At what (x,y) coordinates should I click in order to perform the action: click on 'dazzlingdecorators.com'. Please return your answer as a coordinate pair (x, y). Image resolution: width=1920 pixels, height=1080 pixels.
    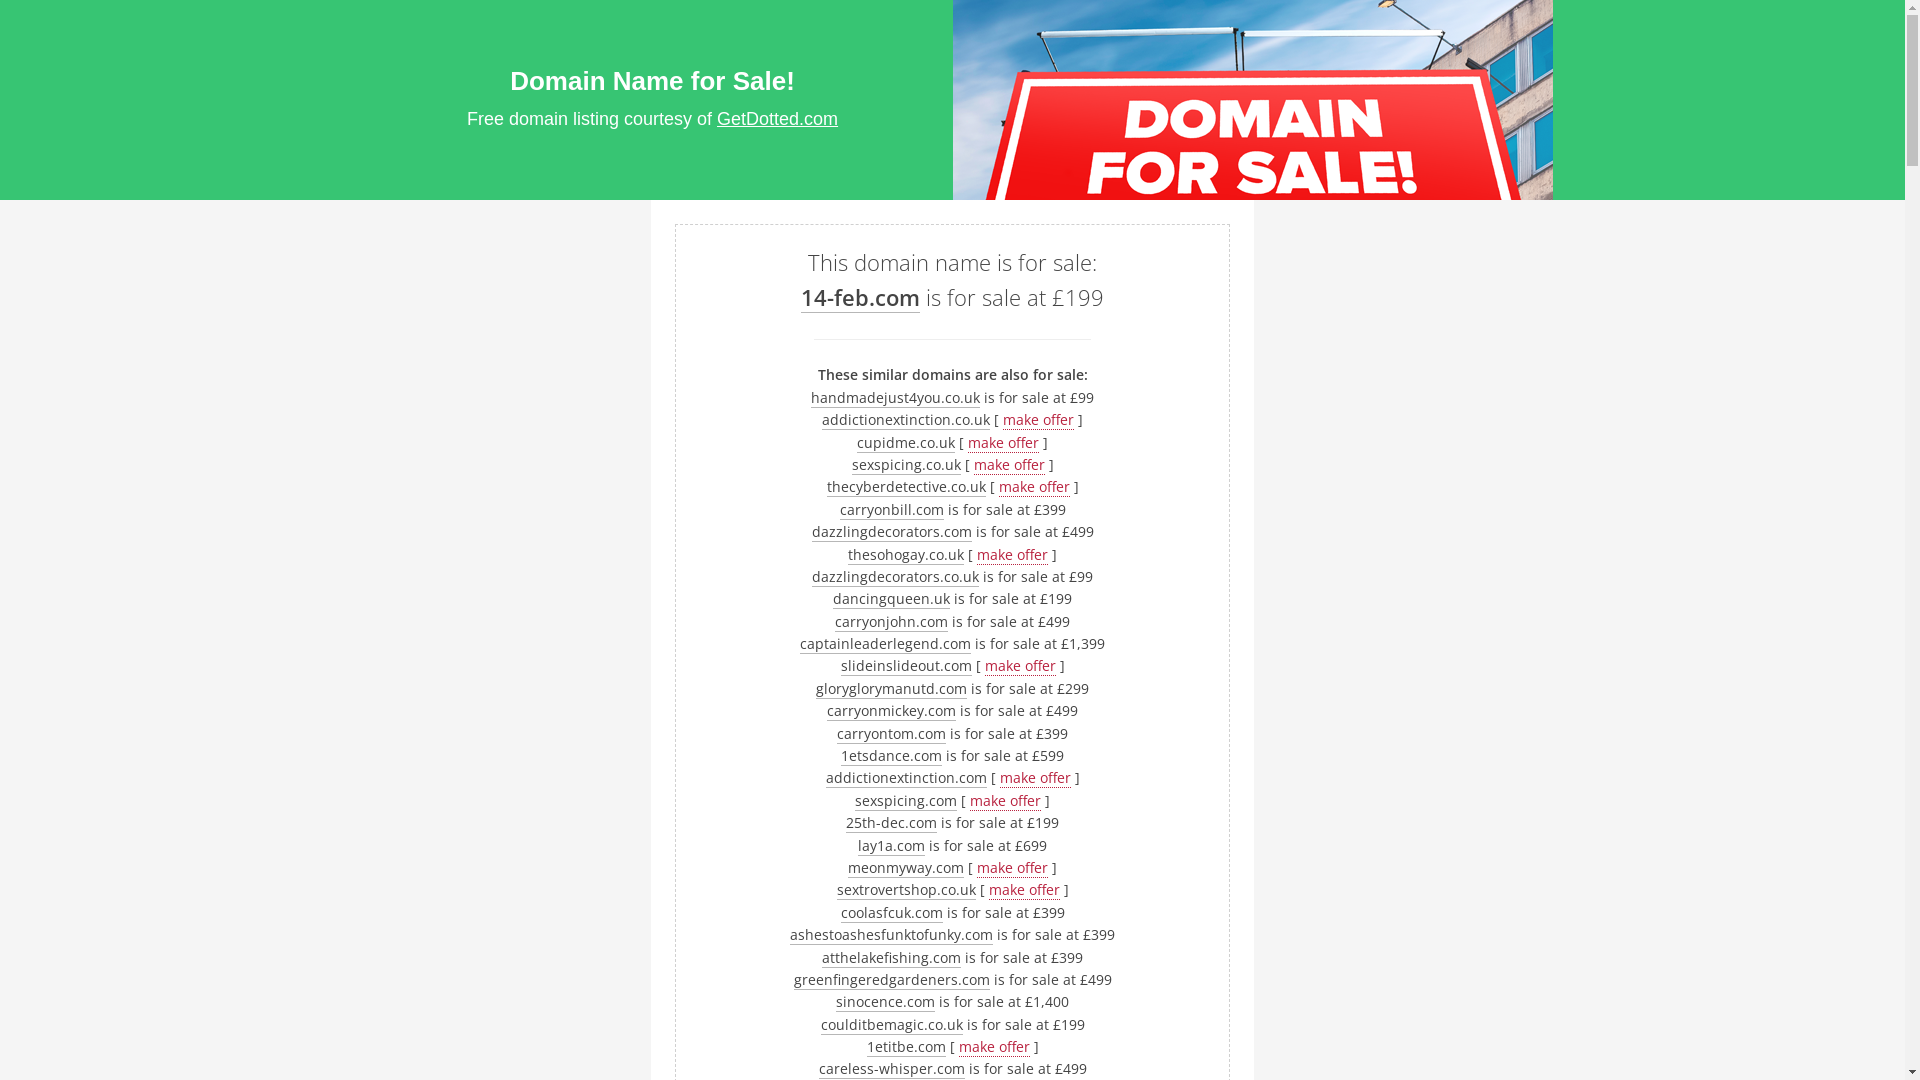
    Looking at the image, I should click on (891, 531).